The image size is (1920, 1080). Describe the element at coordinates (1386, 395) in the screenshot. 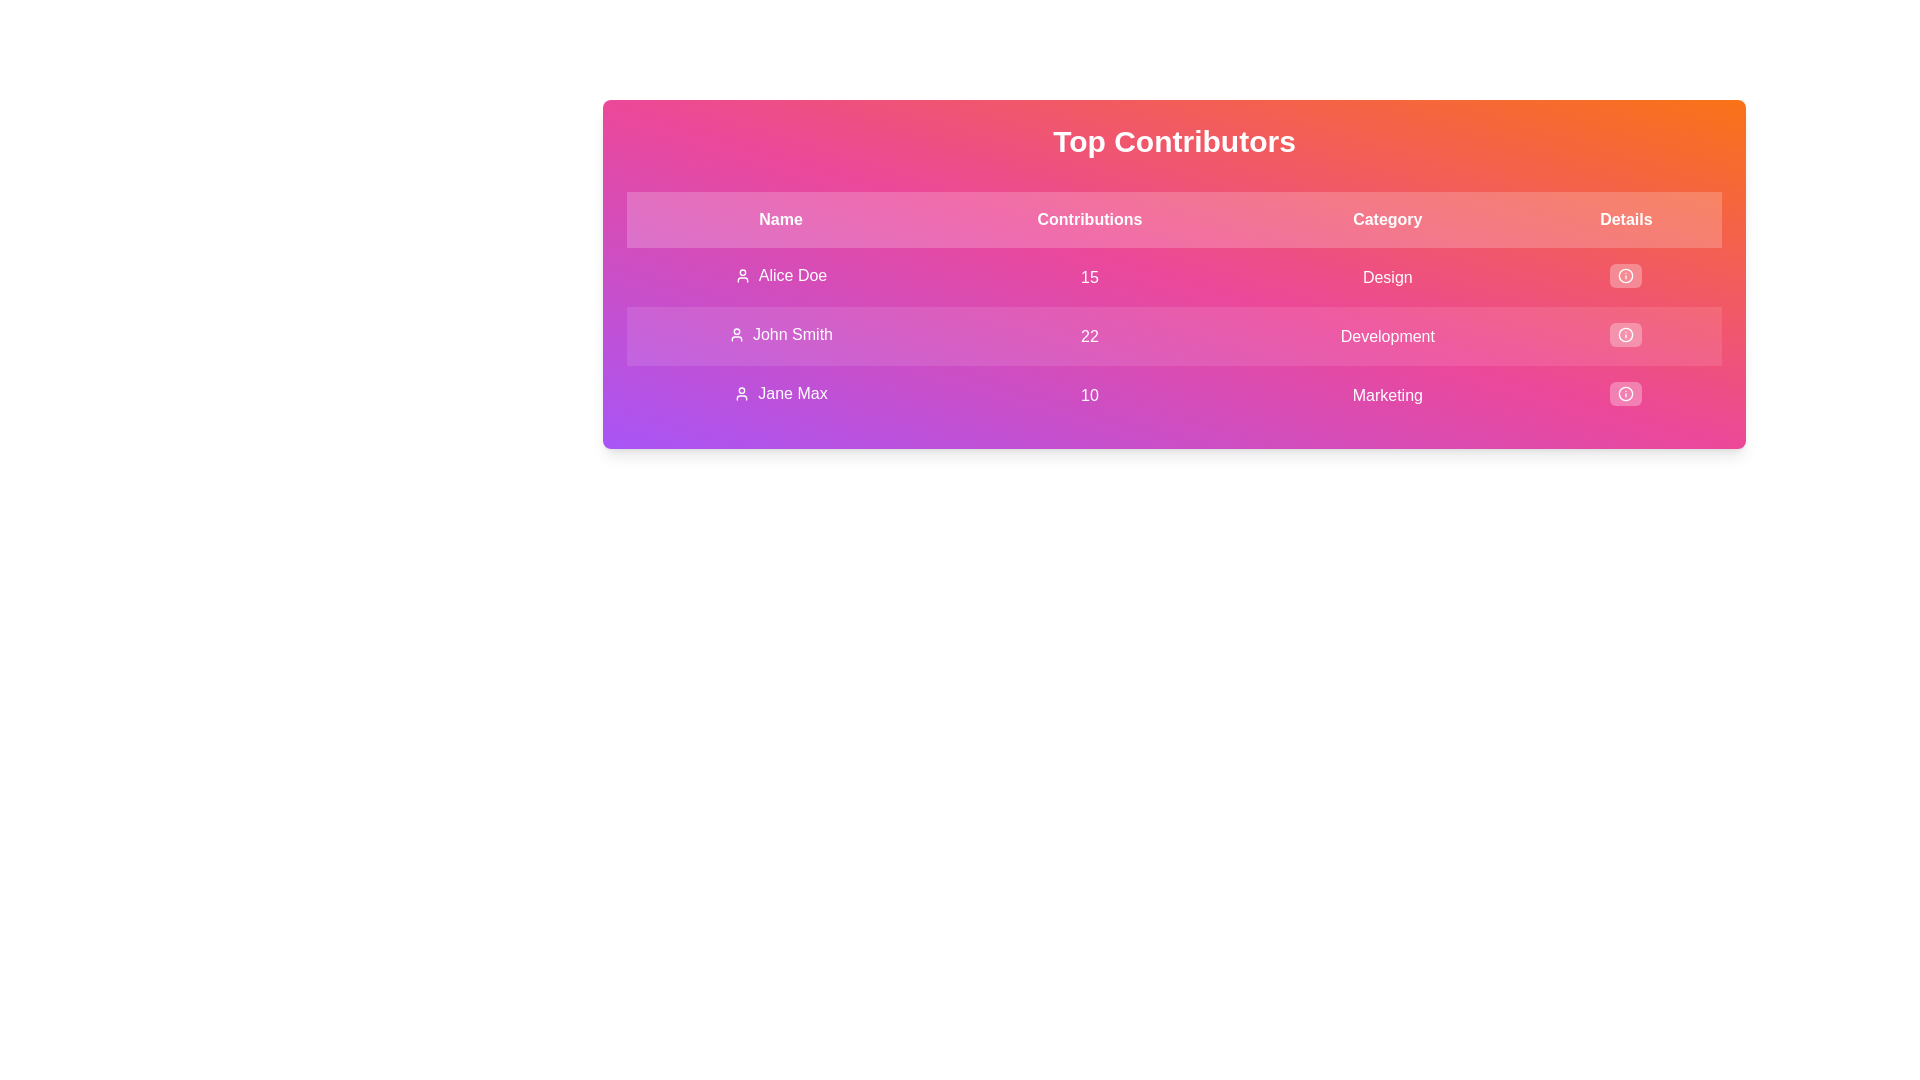

I see `the text label representing the category associated with contributor 'Jane Max' in the 'Top Contributors' table, located in the 'Category' column of the third row` at that location.